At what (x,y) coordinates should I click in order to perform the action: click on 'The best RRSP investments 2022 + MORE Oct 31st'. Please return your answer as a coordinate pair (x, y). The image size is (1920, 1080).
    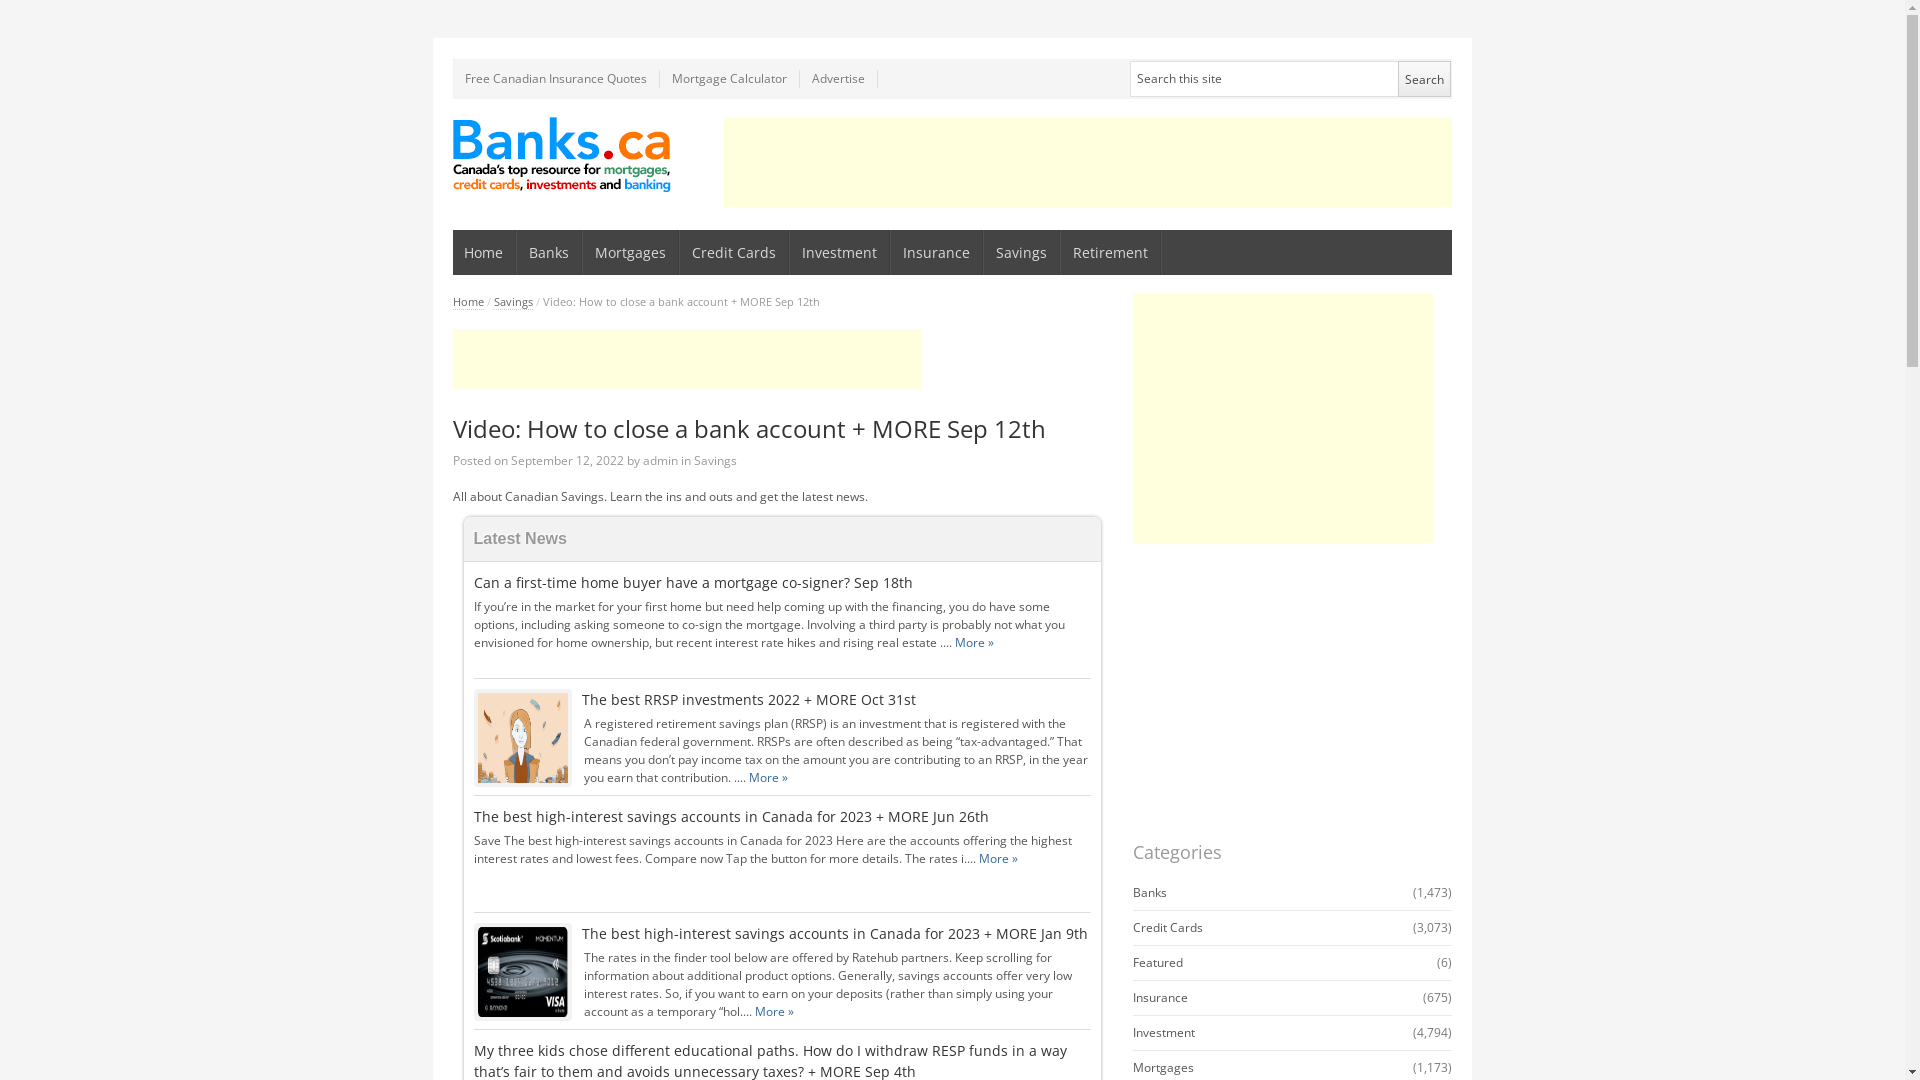
    Looking at the image, I should click on (747, 698).